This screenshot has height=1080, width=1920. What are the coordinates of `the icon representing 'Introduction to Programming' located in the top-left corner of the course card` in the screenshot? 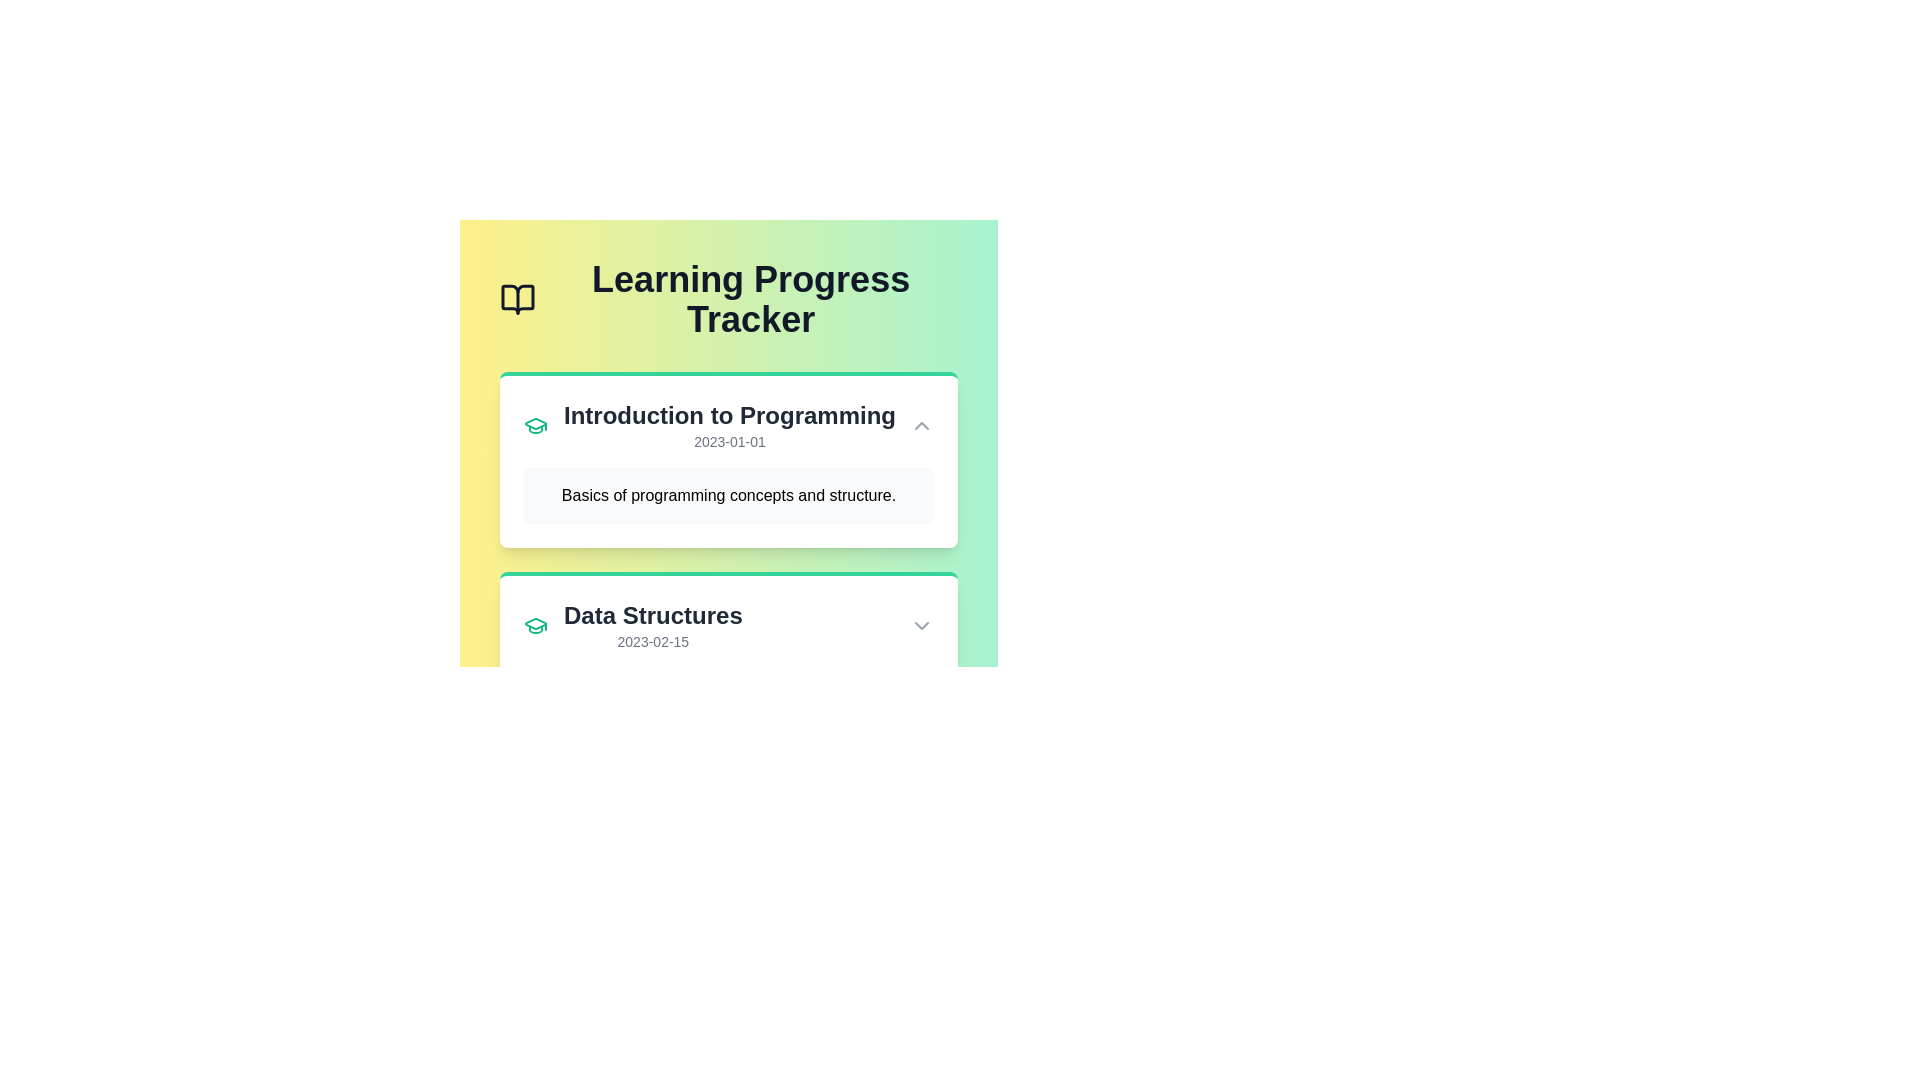 It's located at (536, 424).